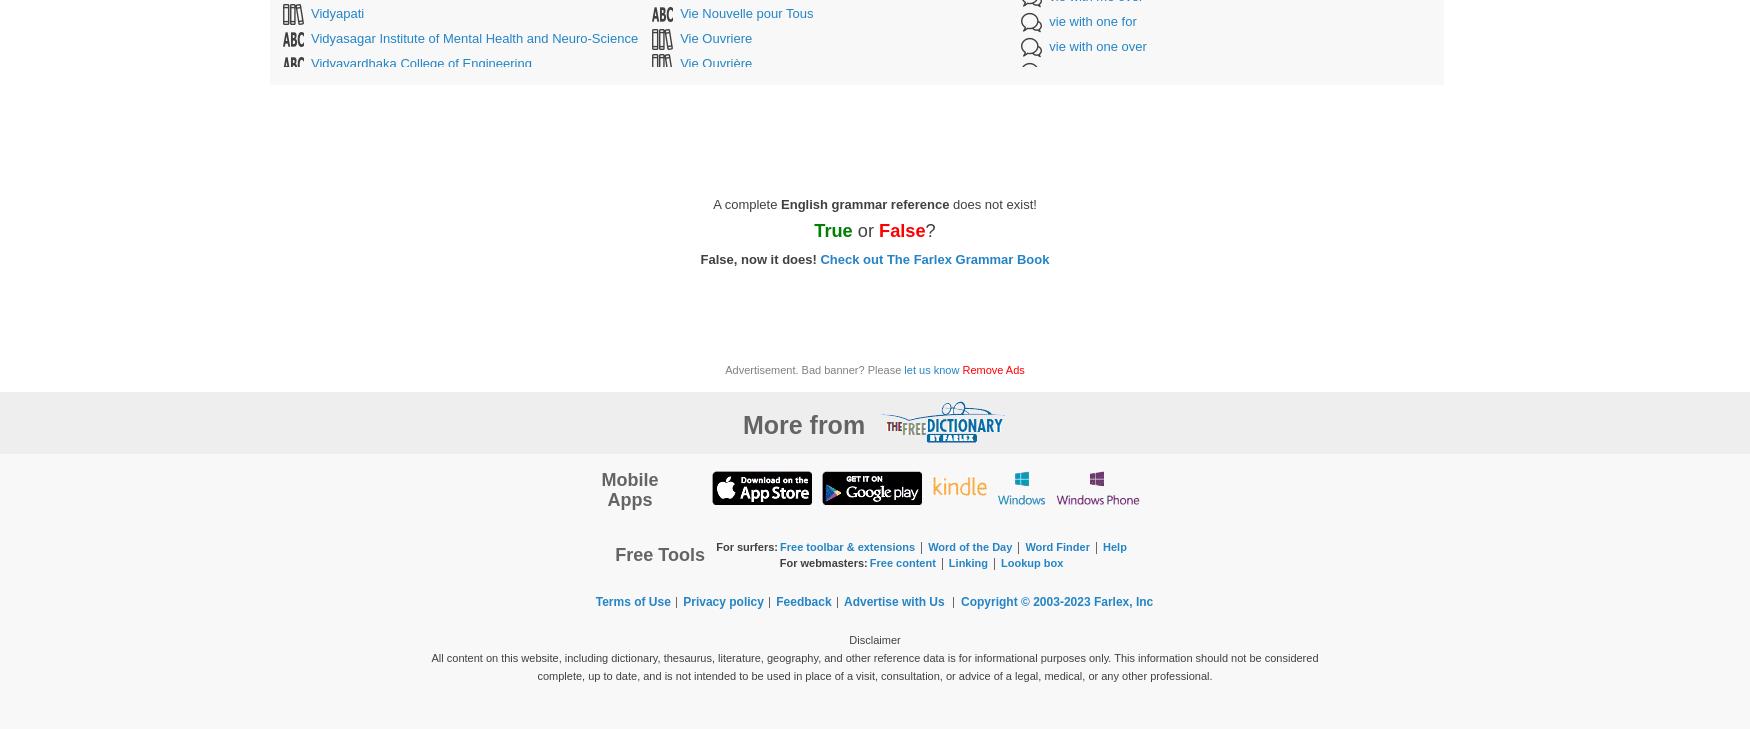 This screenshot has width=1750, height=729. Describe the element at coordinates (722, 602) in the screenshot. I see `'Privacy policy'` at that location.